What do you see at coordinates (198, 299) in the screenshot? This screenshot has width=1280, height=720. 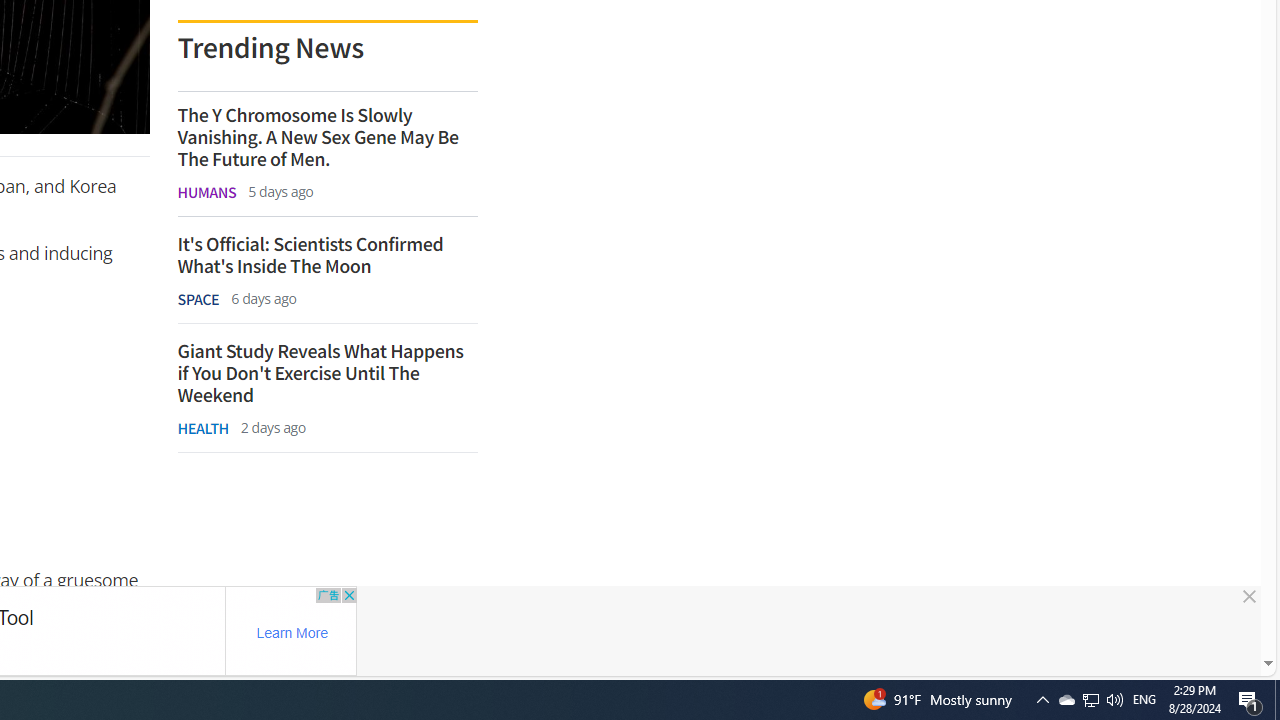 I see `'SPACE'` at bounding box center [198, 299].